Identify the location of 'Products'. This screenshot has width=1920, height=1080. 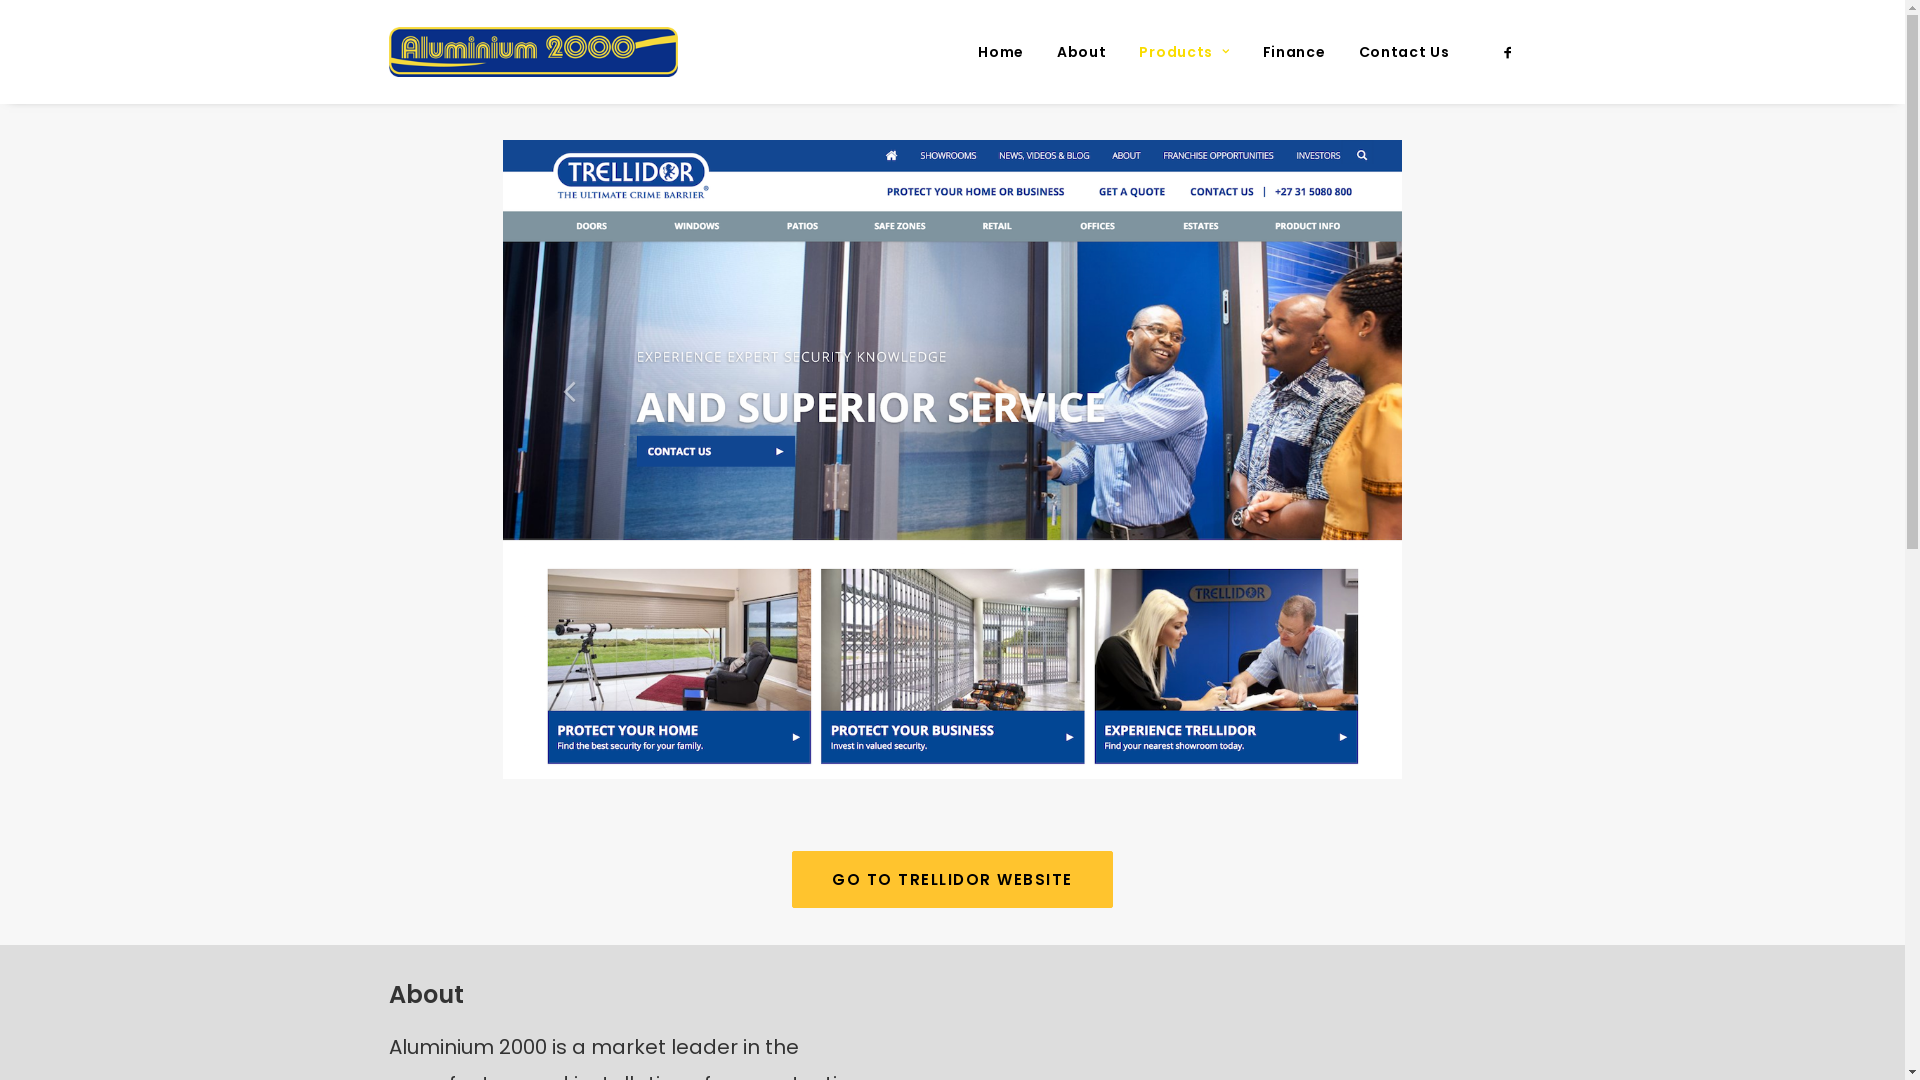
(1184, 50).